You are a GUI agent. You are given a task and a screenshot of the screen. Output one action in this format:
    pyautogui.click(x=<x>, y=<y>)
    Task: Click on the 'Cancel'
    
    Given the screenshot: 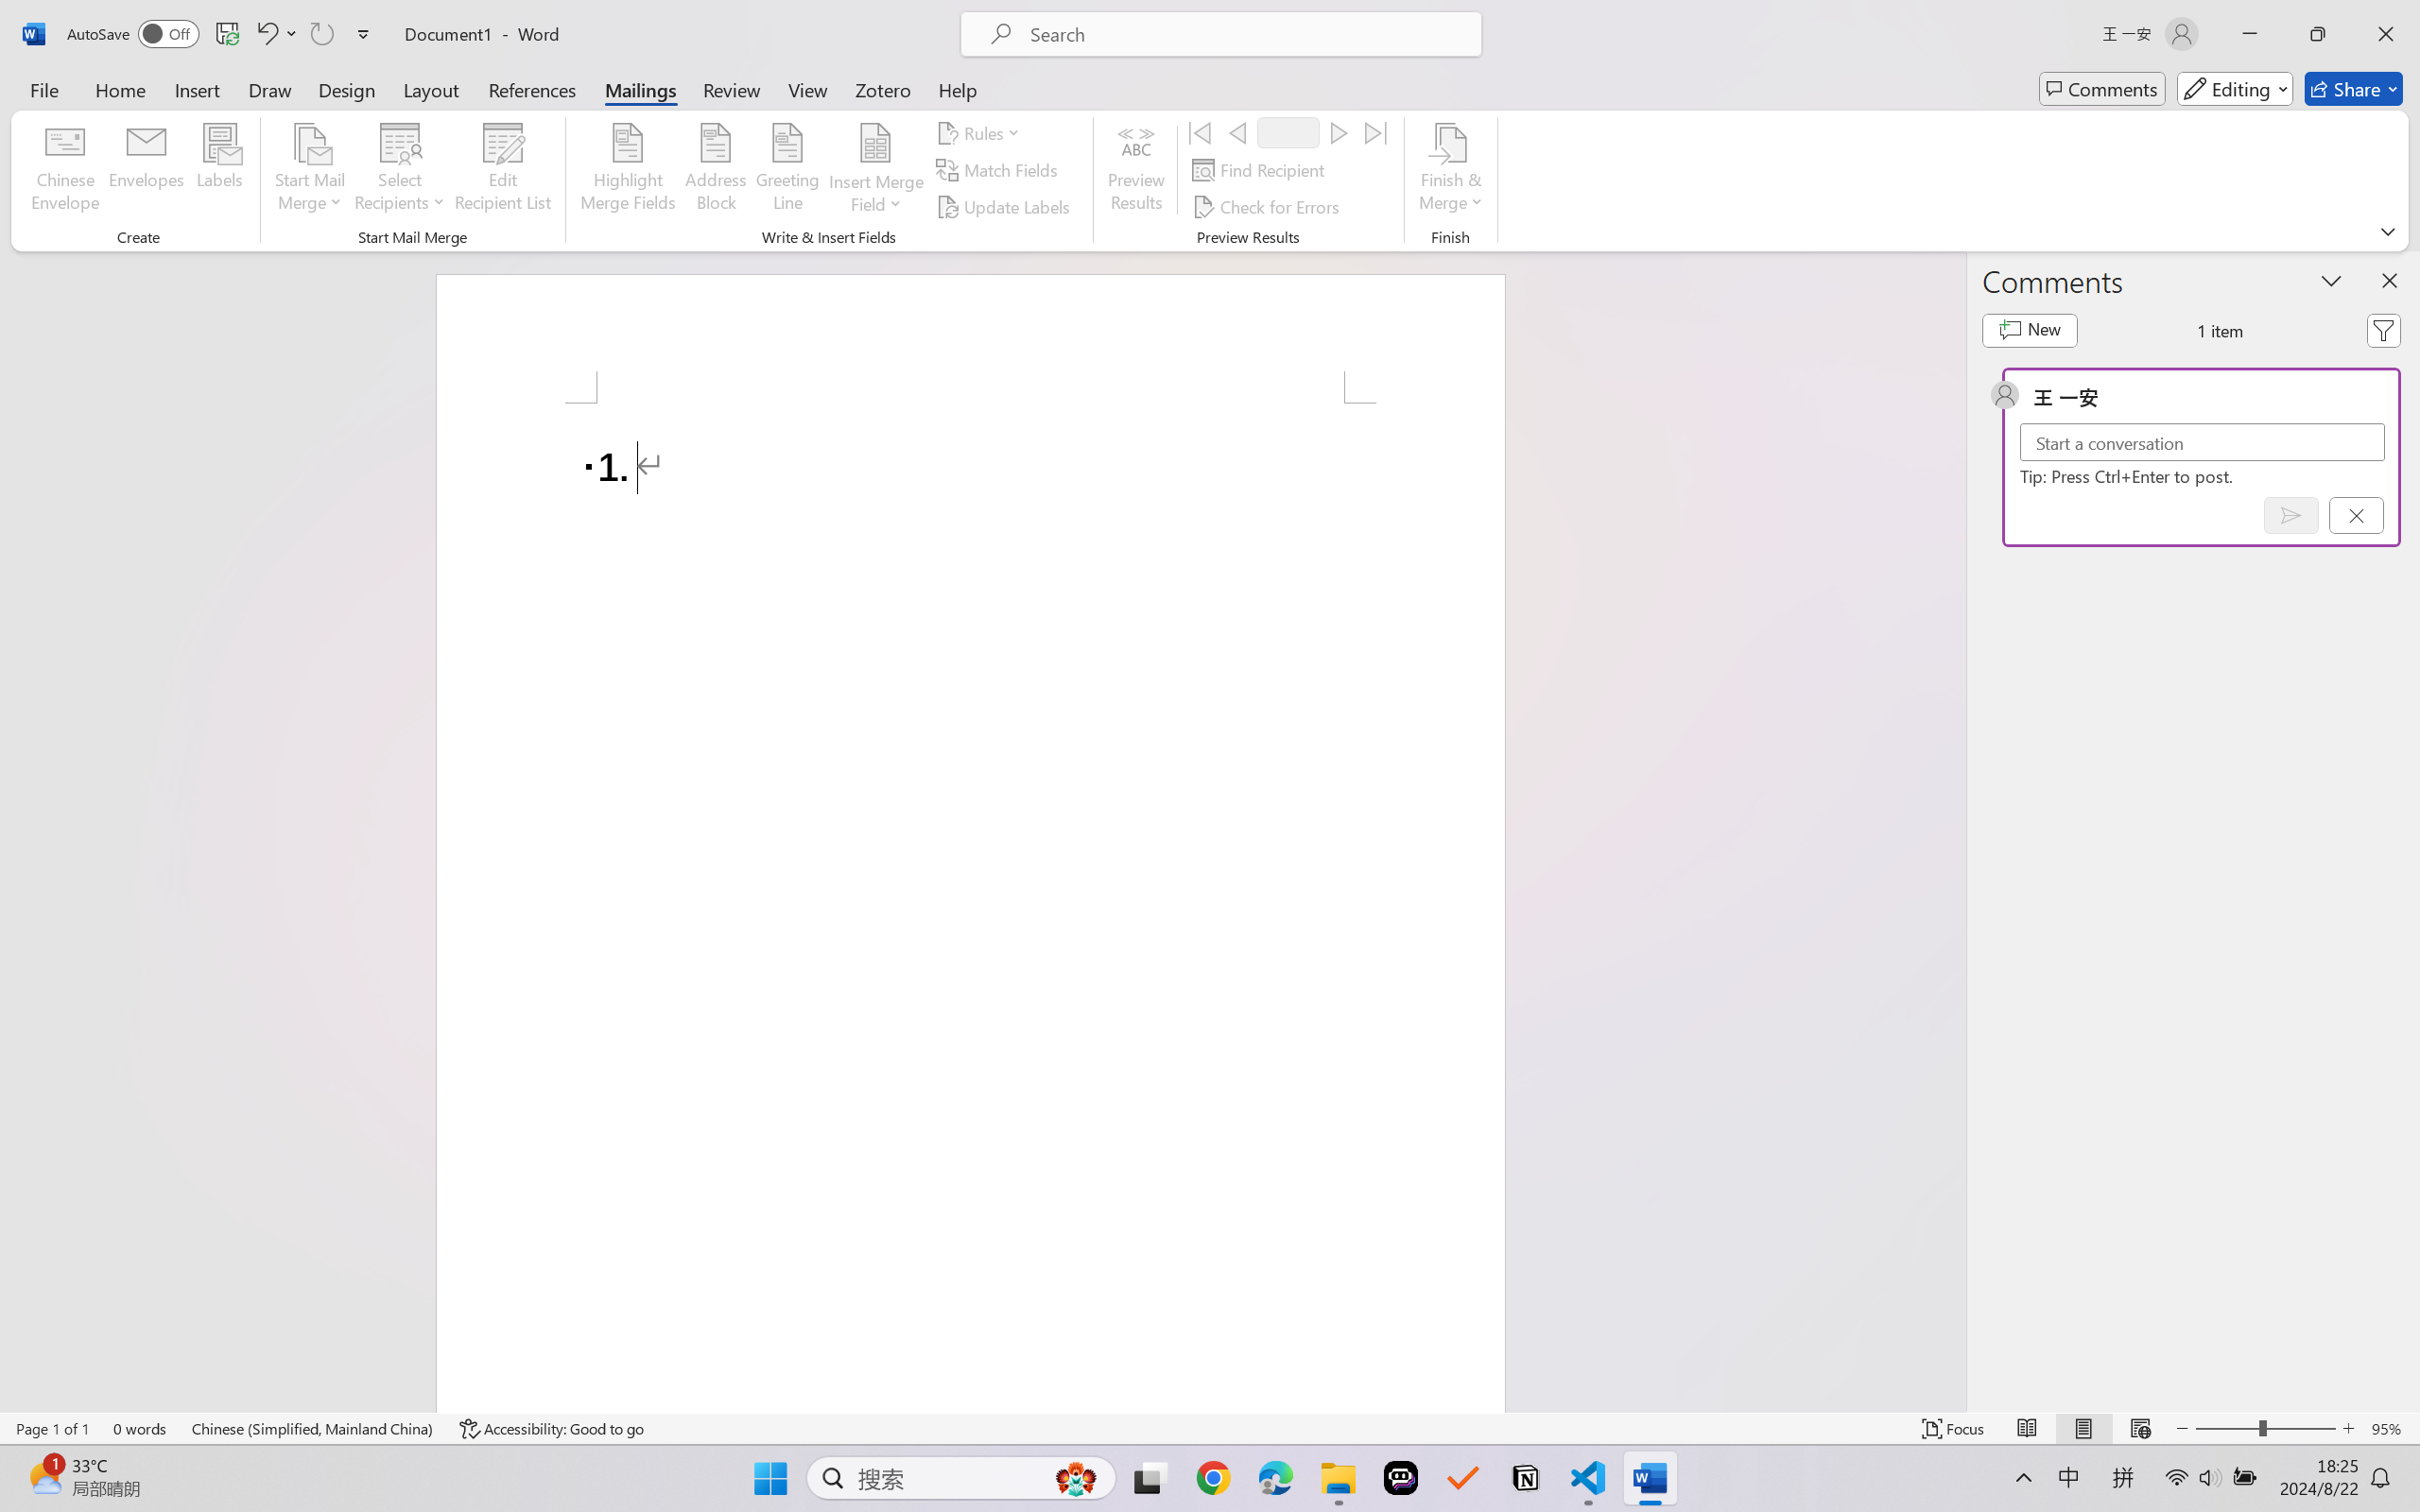 What is the action you would take?
    pyautogui.click(x=2355, y=515)
    